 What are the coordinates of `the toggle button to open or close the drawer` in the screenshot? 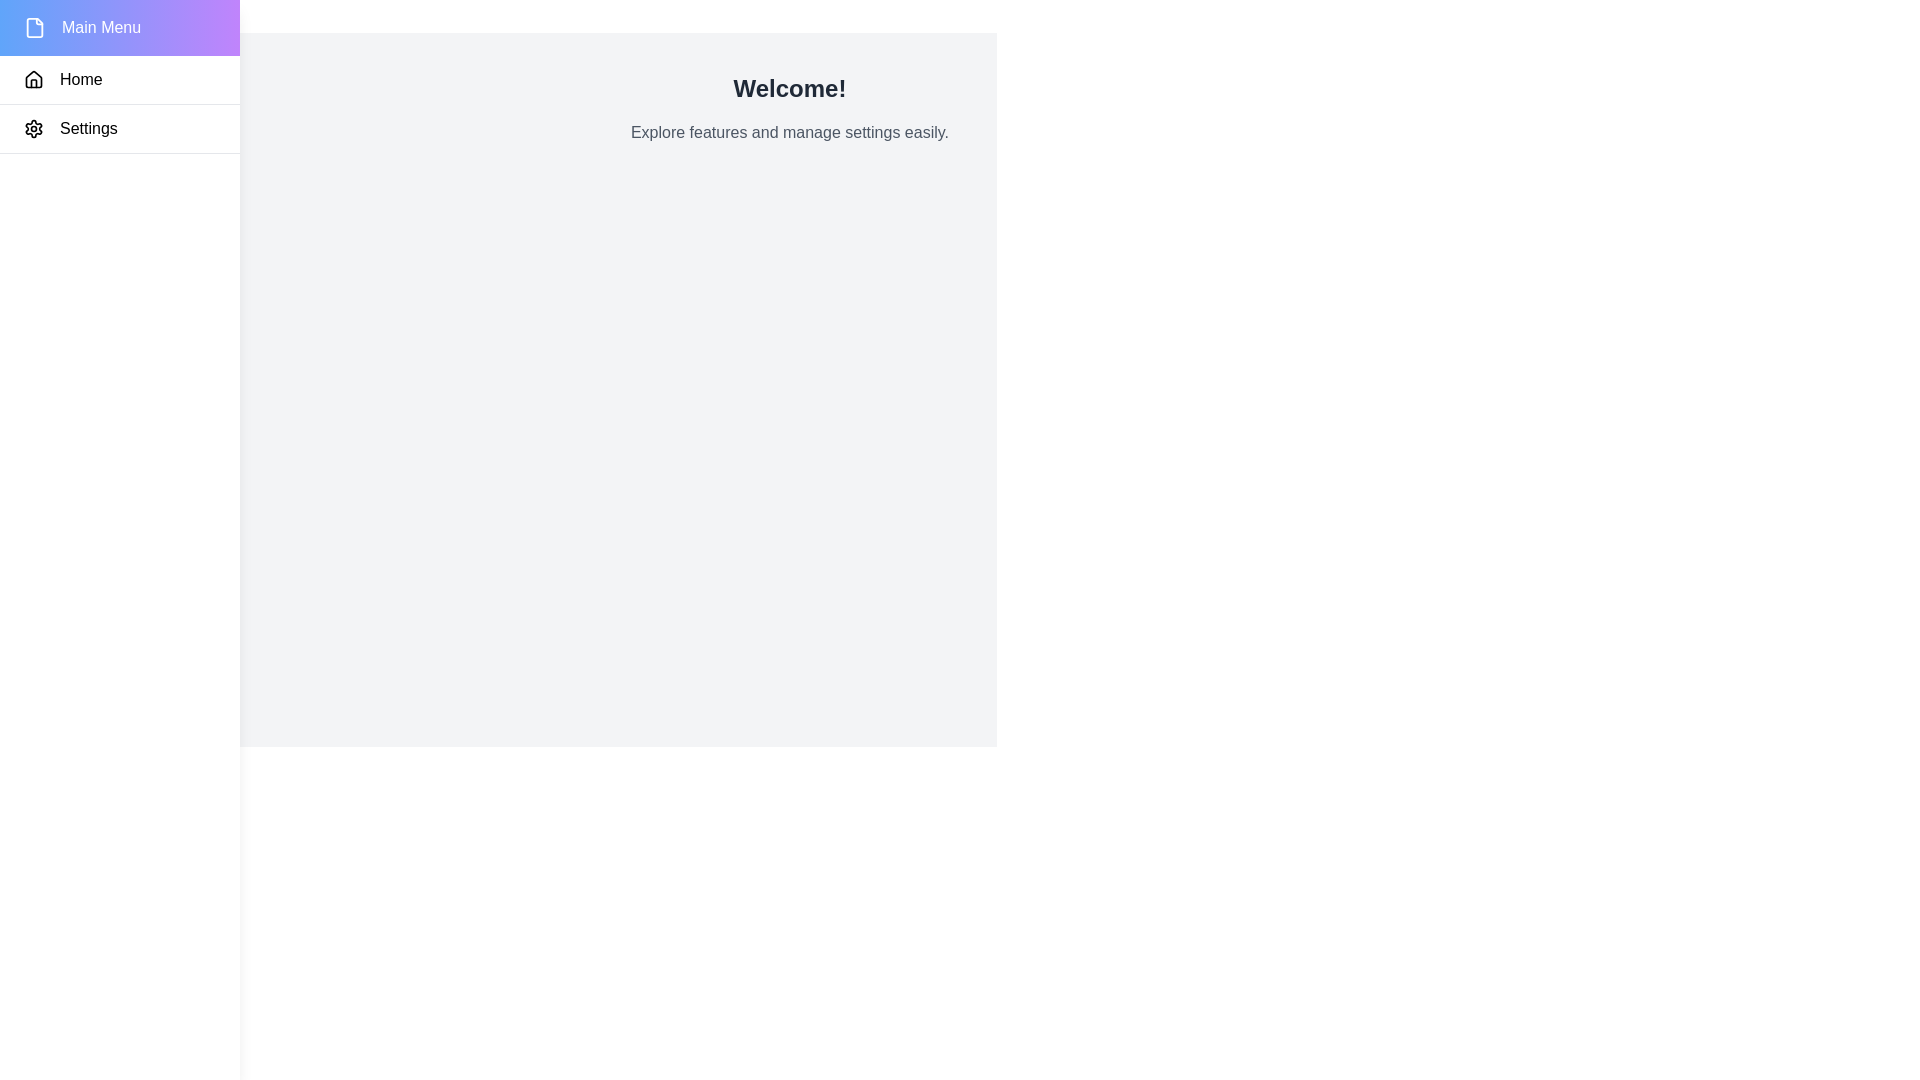 It's located at (38, 38).